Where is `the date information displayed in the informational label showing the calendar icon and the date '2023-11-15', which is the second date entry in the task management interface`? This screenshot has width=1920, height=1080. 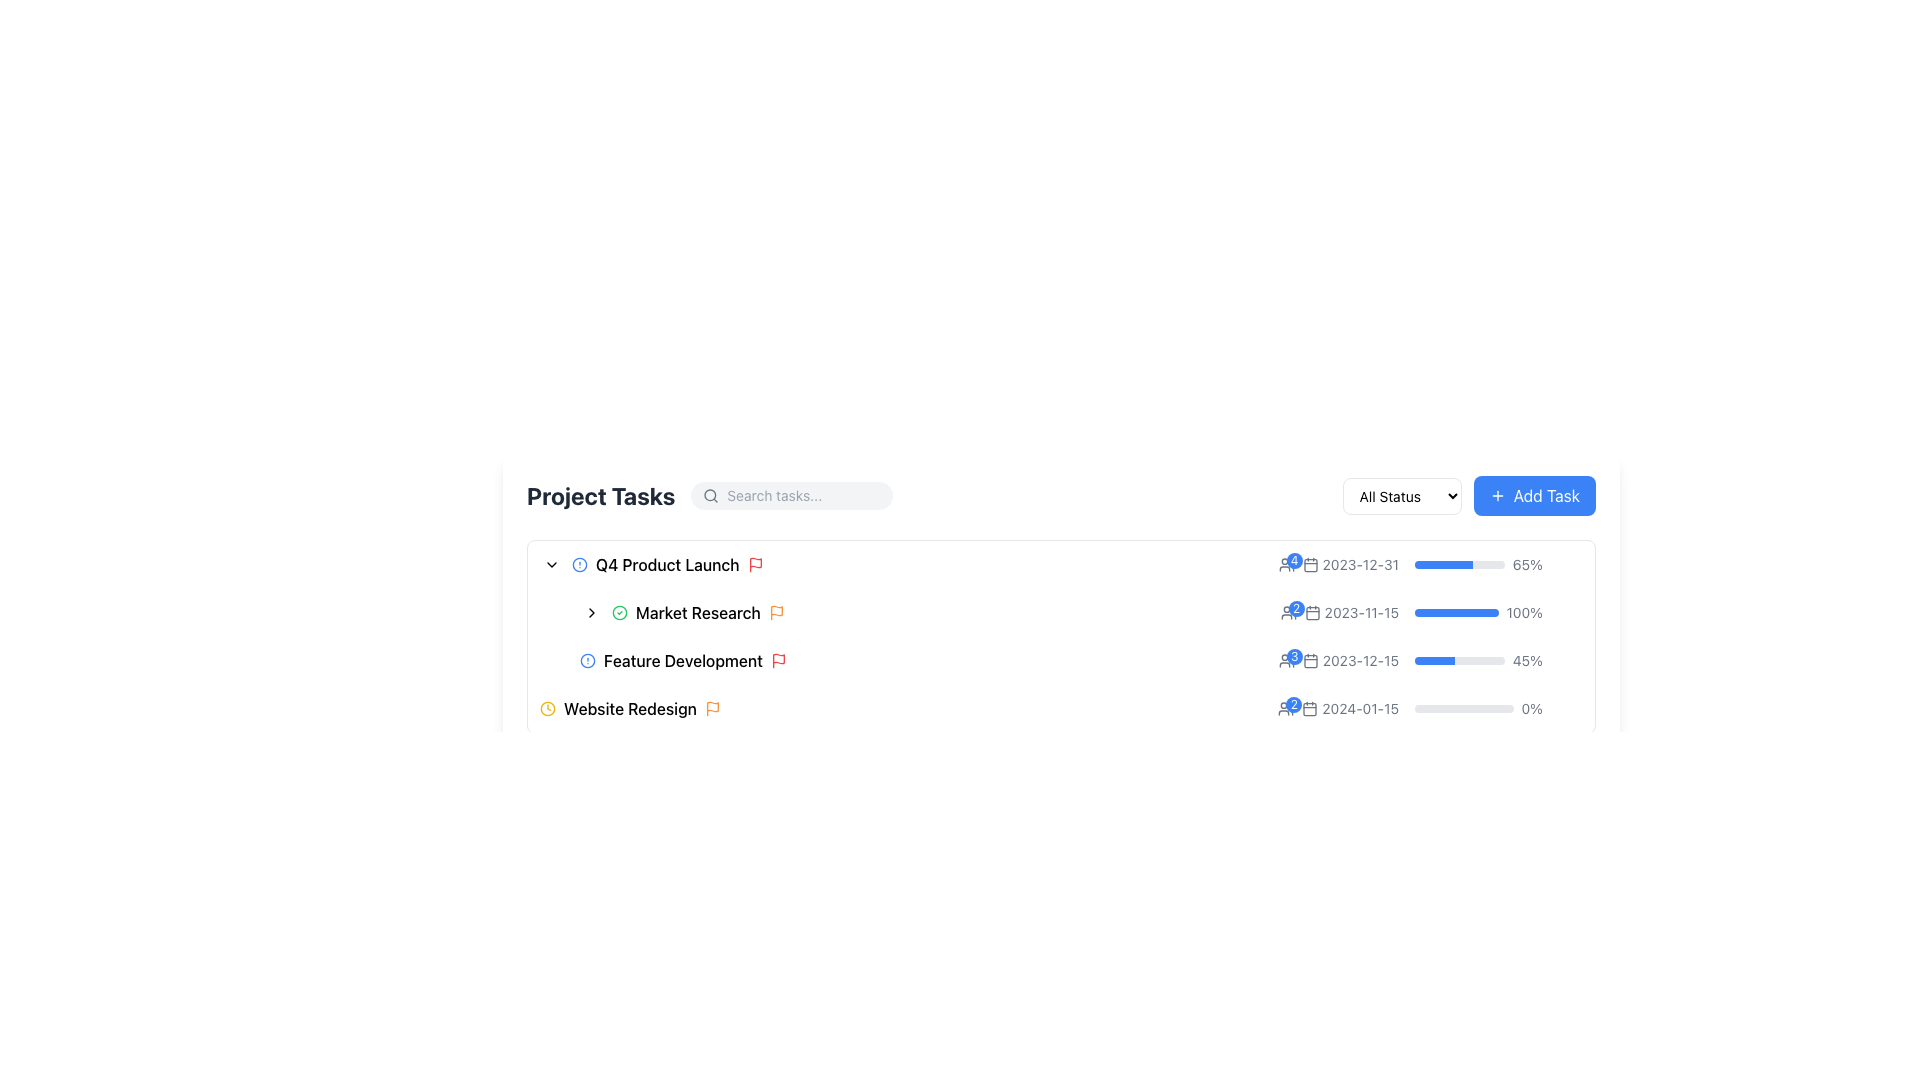 the date information displayed in the informational label showing the calendar icon and the date '2023-11-15', which is the second date entry in the task management interface is located at coordinates (1351, 612).